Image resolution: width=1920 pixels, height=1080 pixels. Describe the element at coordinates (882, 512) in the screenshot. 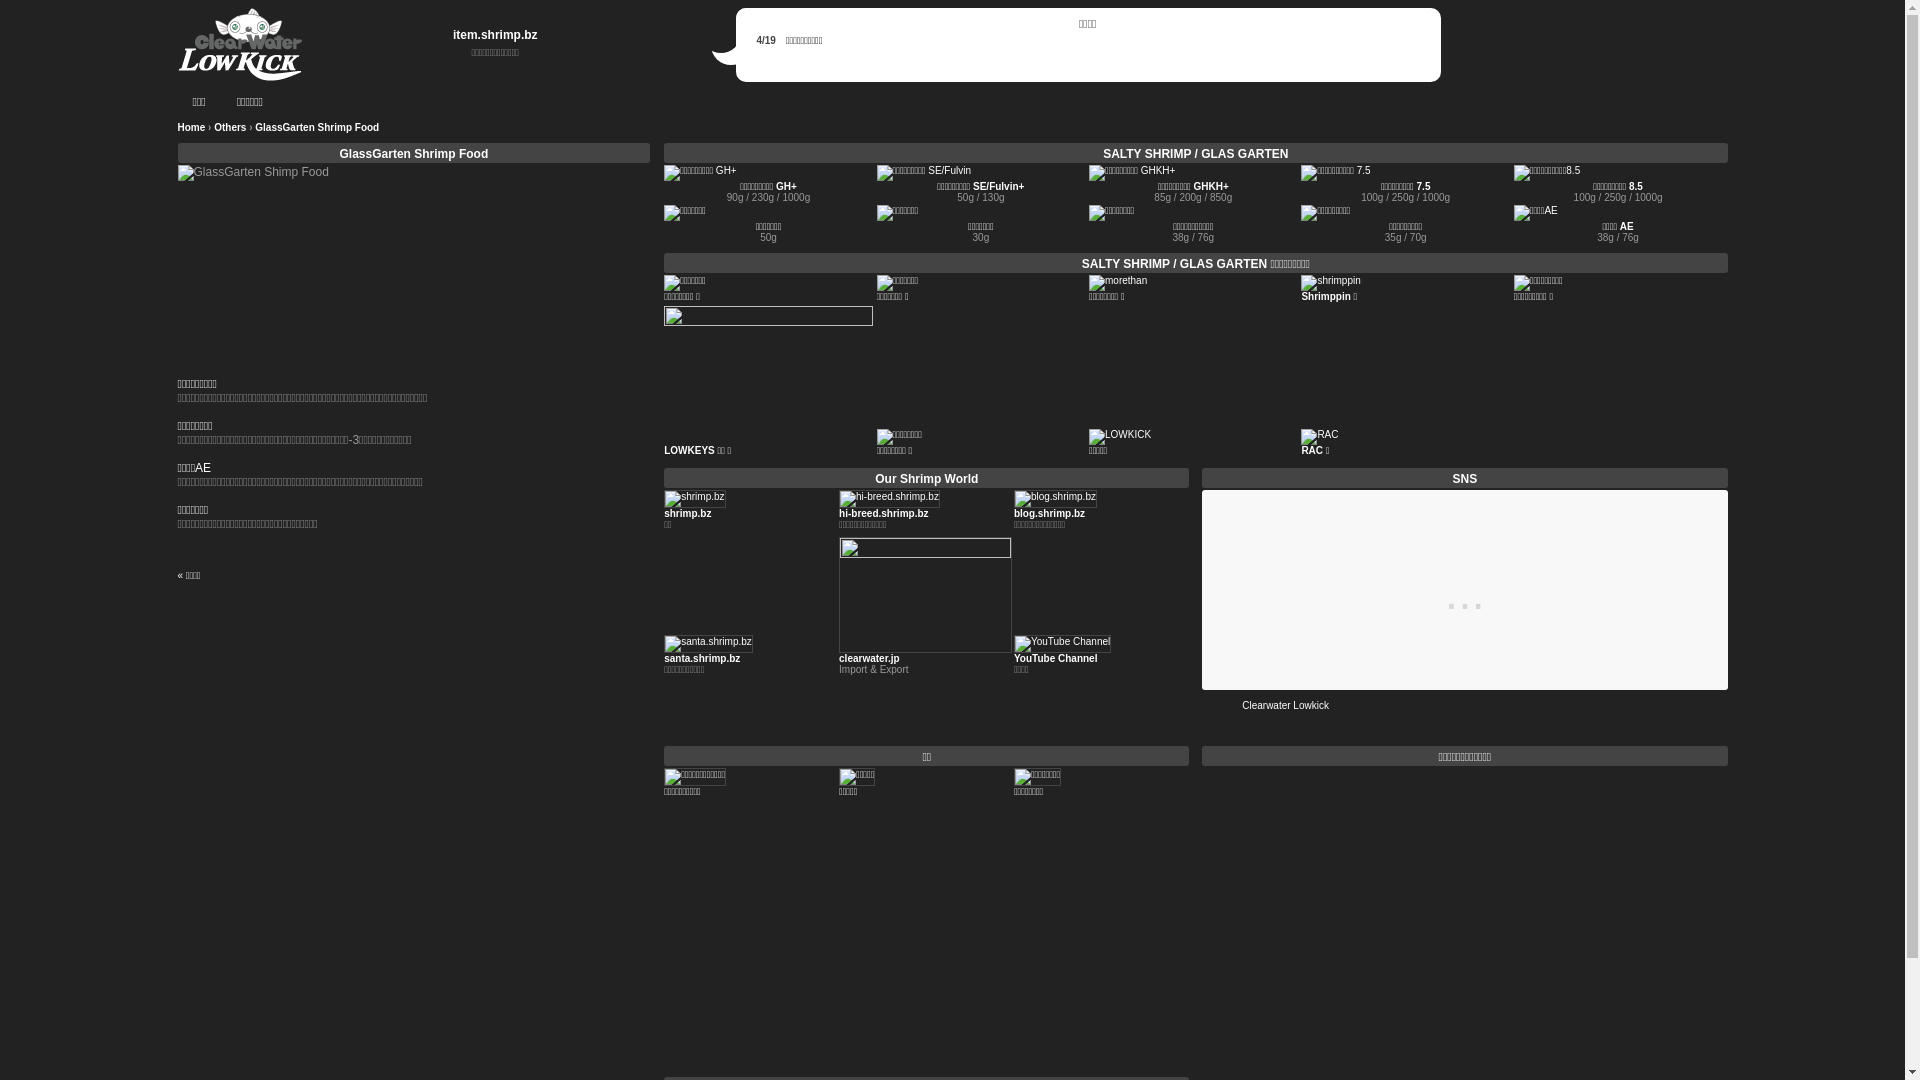

I see `'hi-breed.shrimp.bz'` at that location.